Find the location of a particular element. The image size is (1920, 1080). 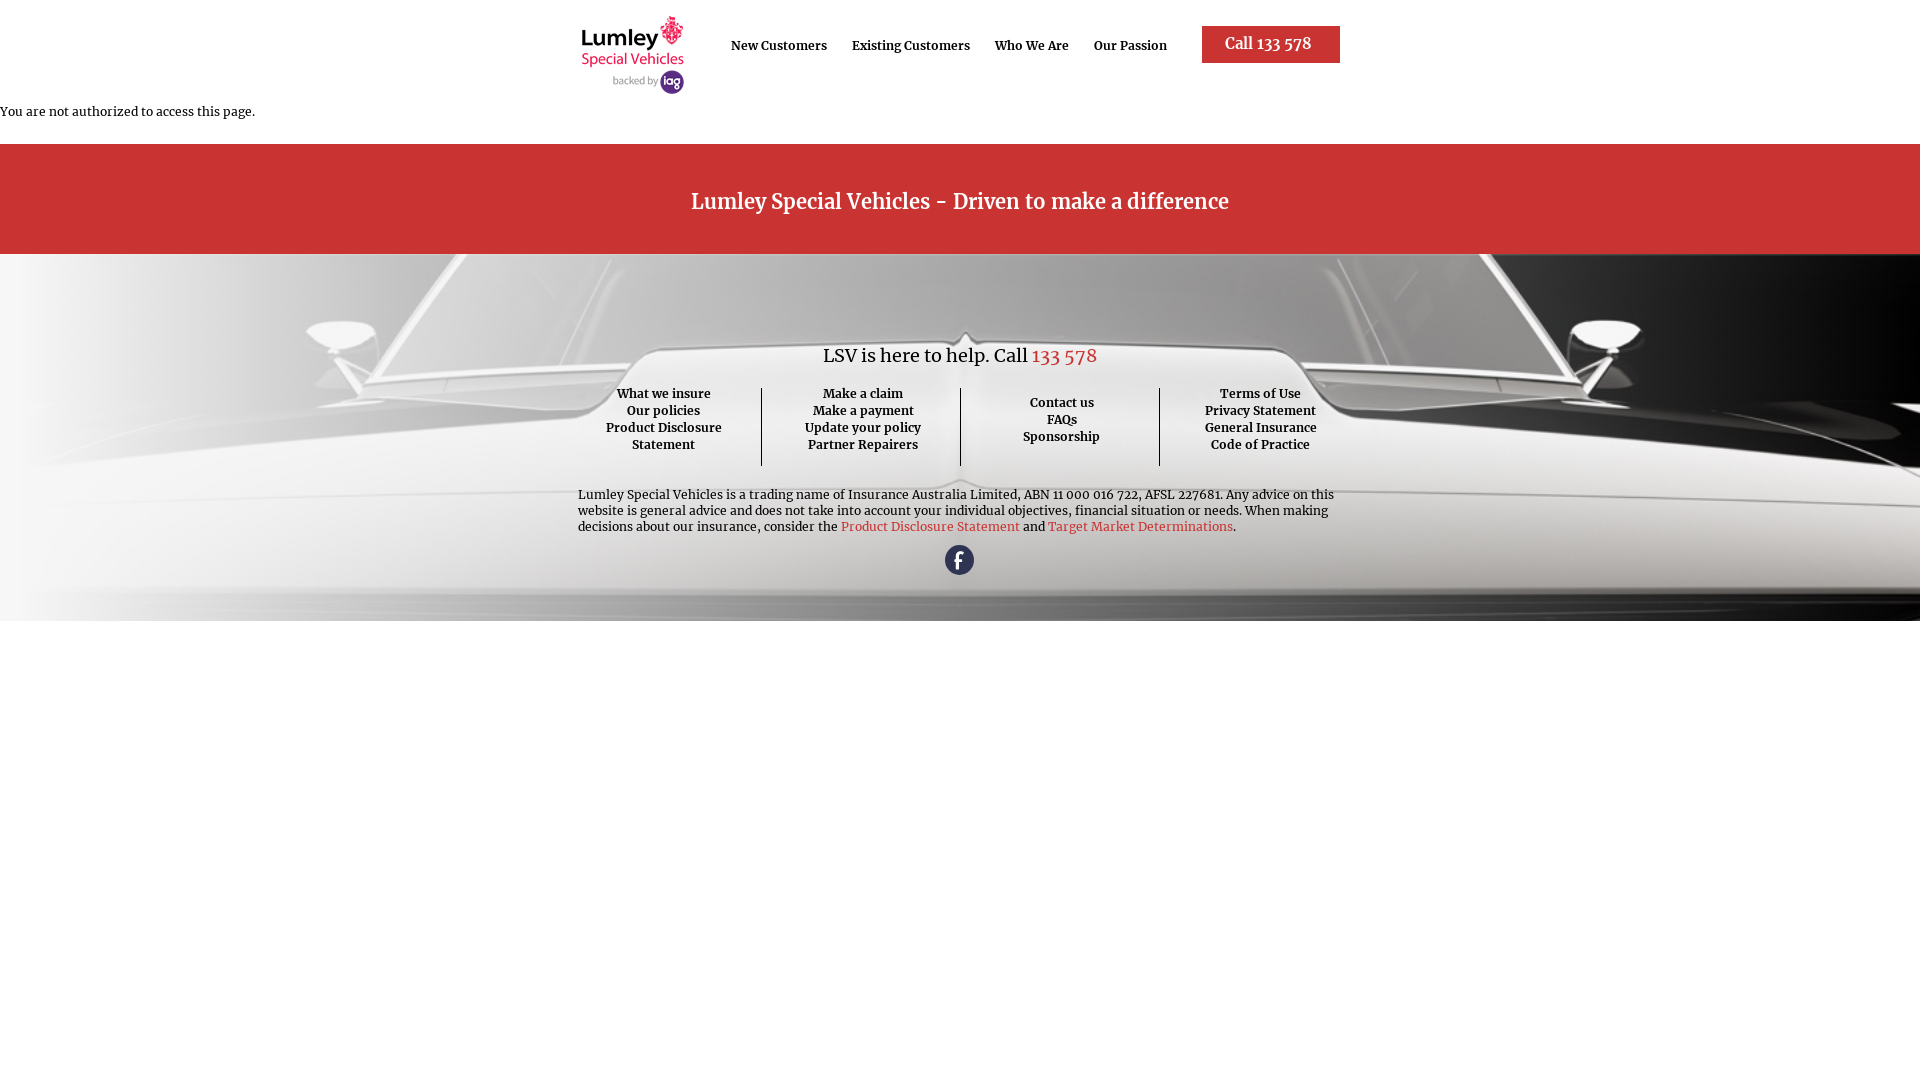

'General Insurance Code of Practice' is located at coordinates (1202, 434).